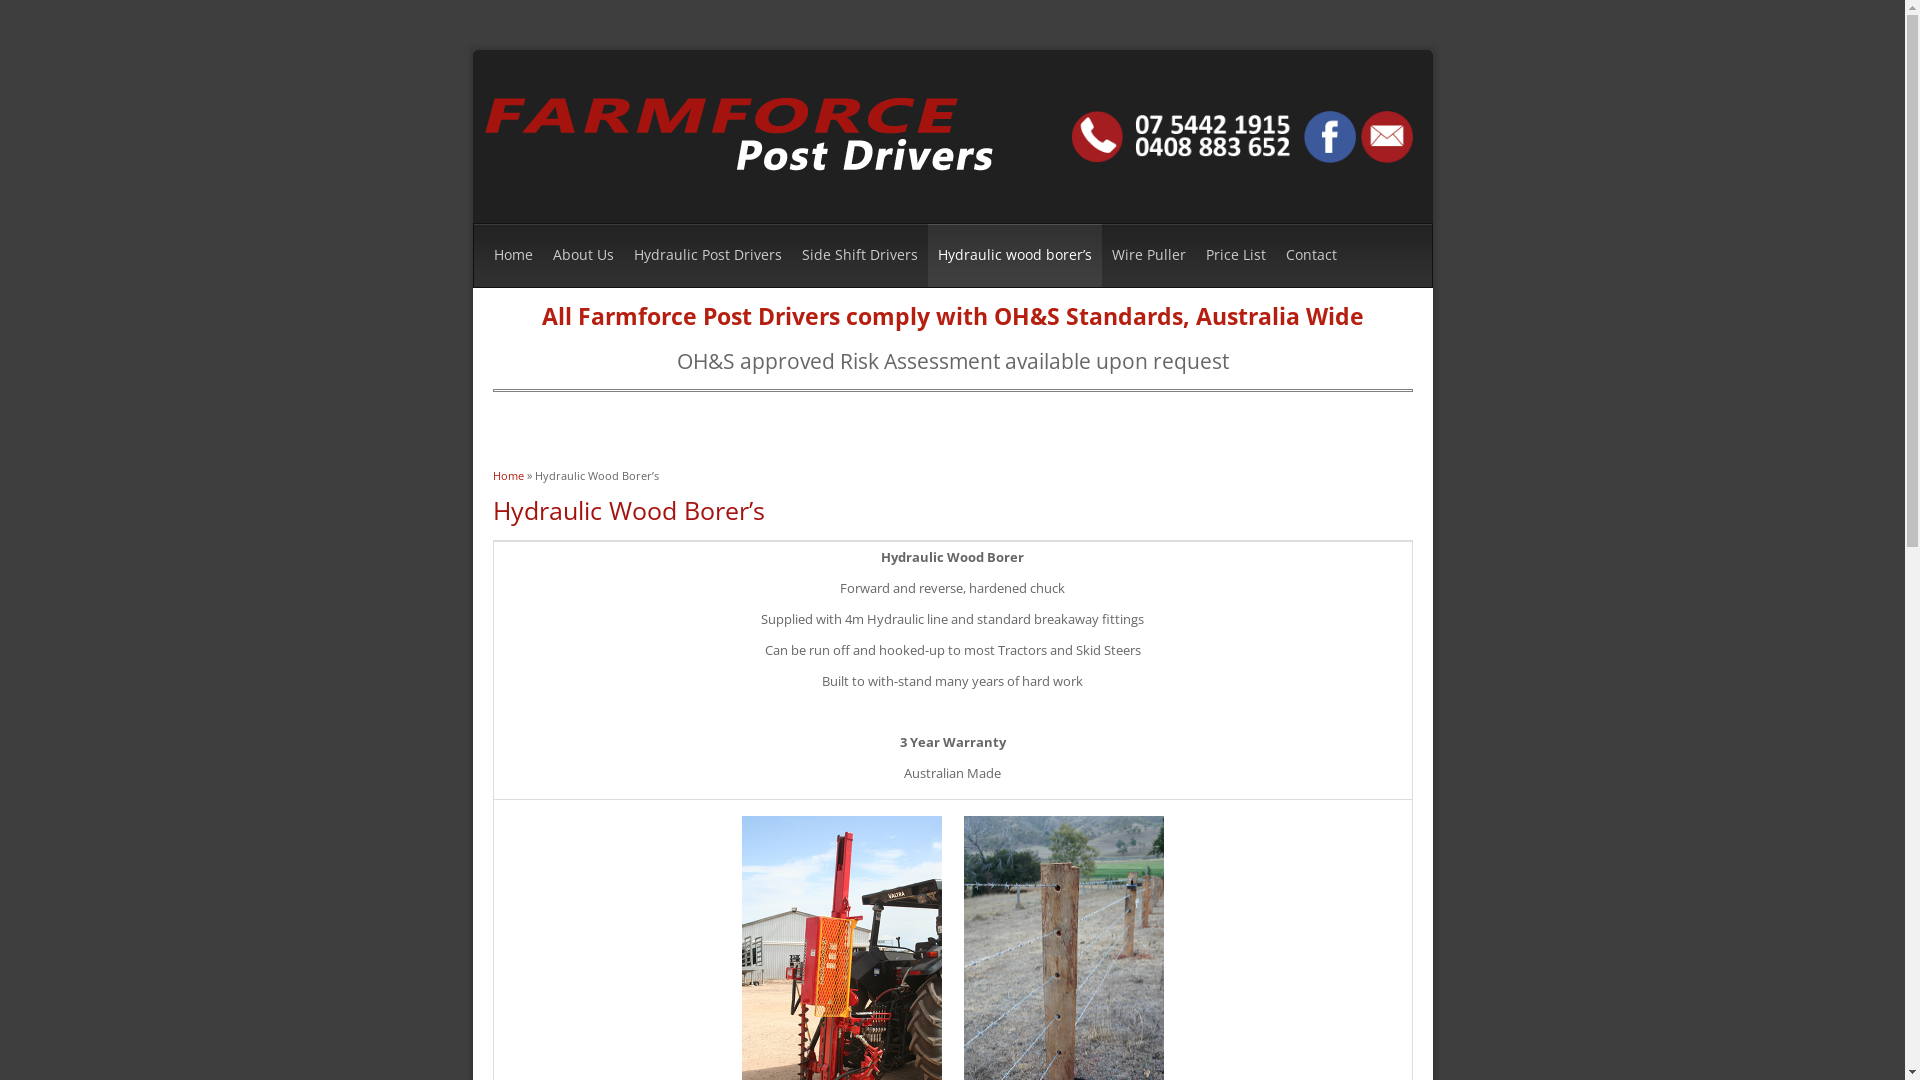  Describe the element at coordinates (859, 254) in the screenshot. I see `'Side Shift Drivers'` at that location.